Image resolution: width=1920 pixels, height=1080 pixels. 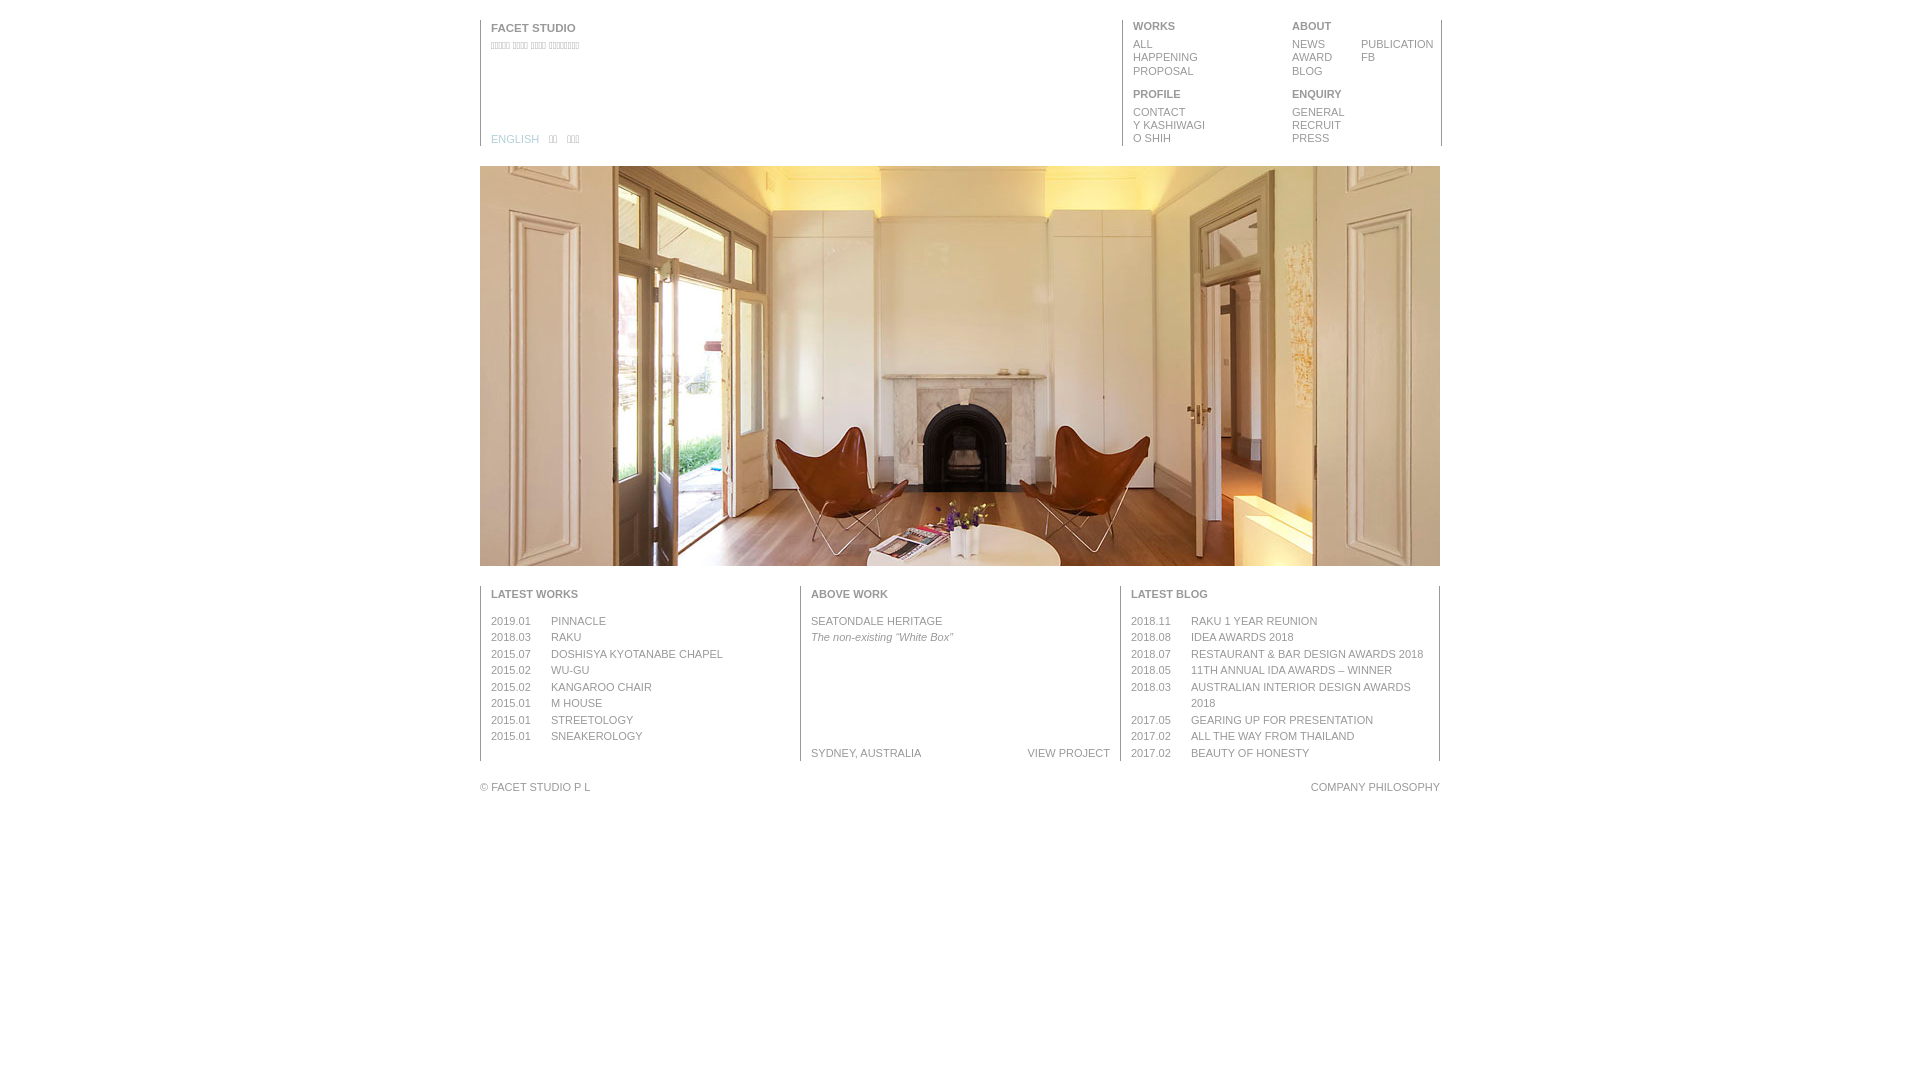 I want to click on 'PROPOSAL', so click(x=1206, y=70).